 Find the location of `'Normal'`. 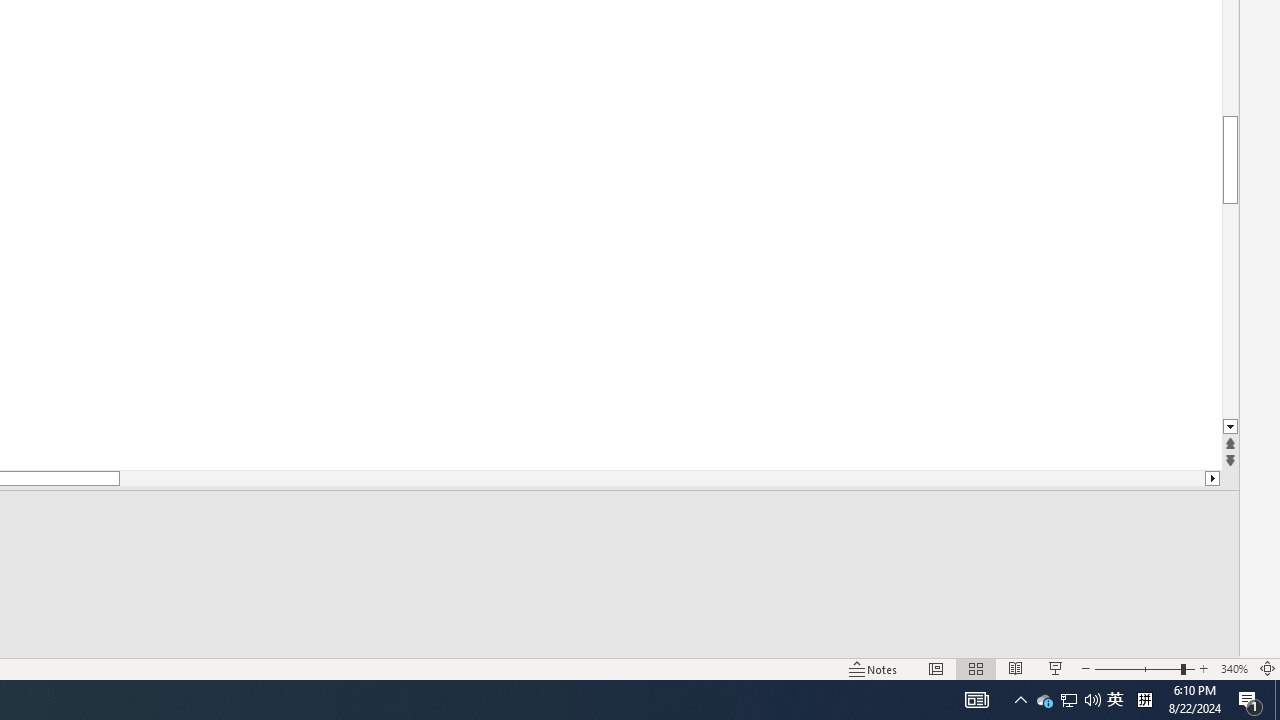

'Normal' is located at coordinates (935, 669).